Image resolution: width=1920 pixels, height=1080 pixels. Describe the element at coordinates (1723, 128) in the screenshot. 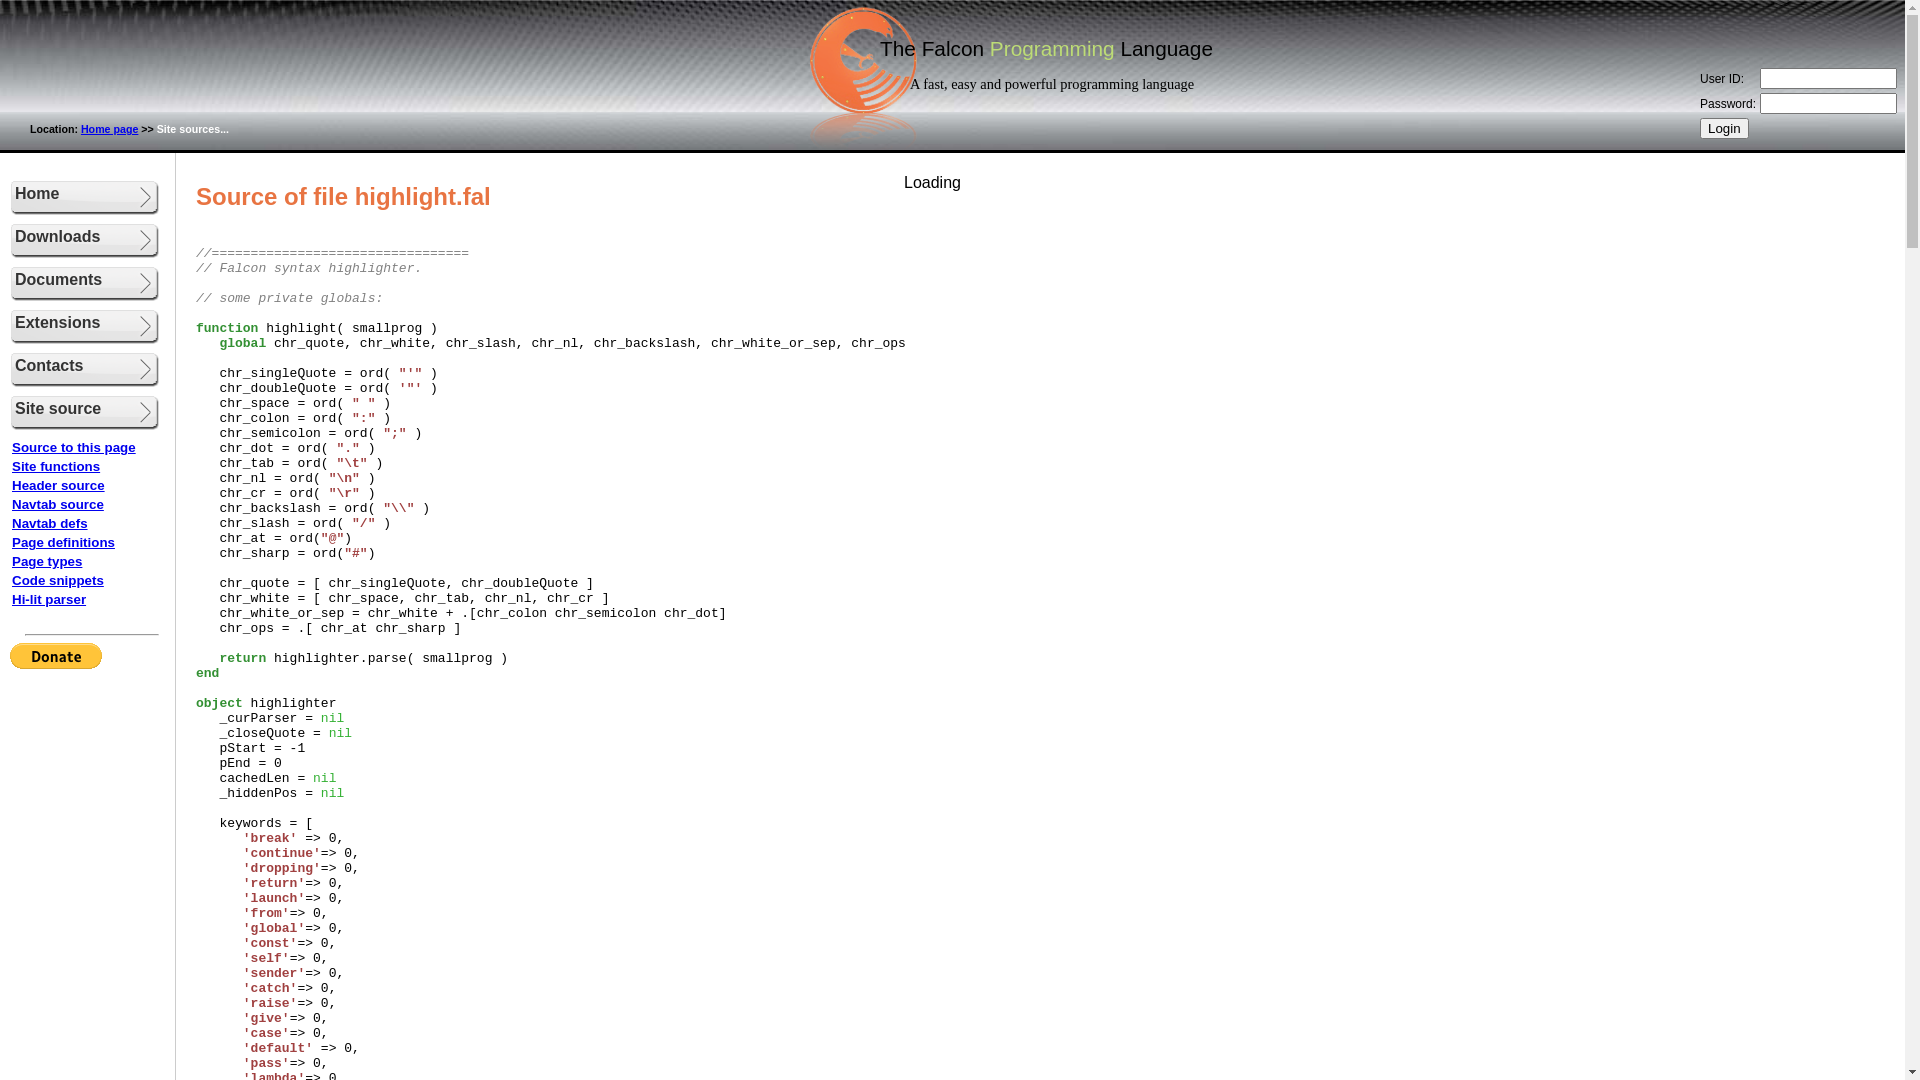

I see `'Login'` at that location.